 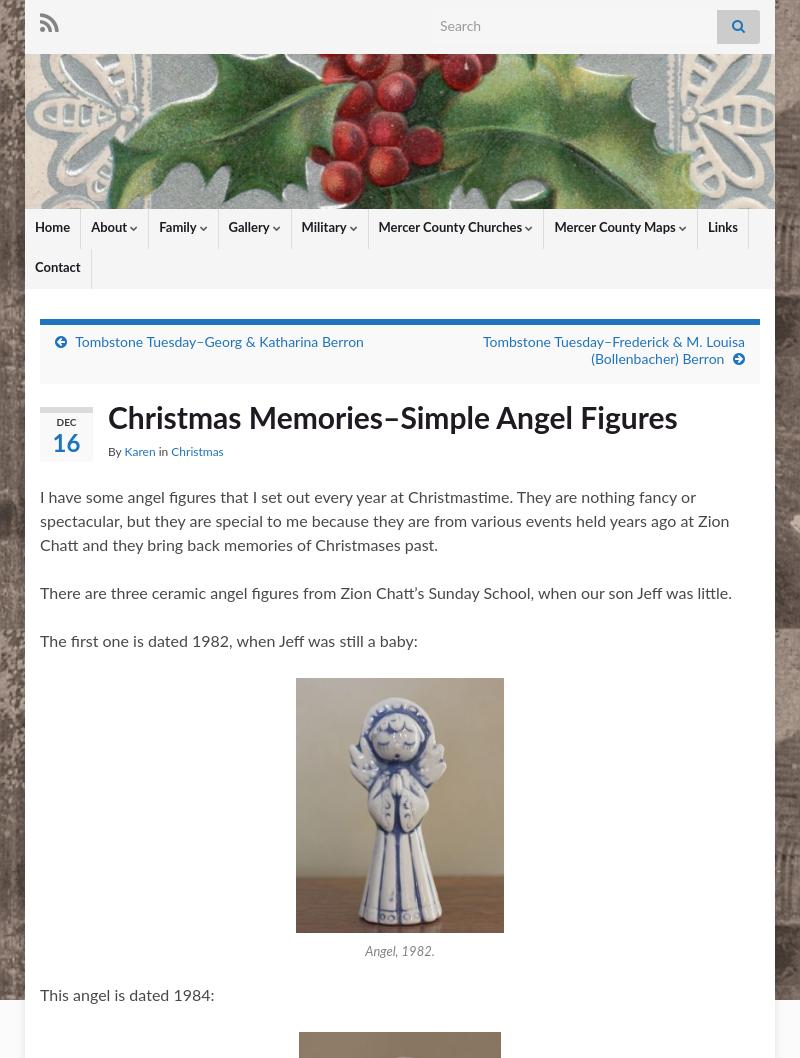 I want to click on 'Mercer County Maps', so click(x=616, y=227).